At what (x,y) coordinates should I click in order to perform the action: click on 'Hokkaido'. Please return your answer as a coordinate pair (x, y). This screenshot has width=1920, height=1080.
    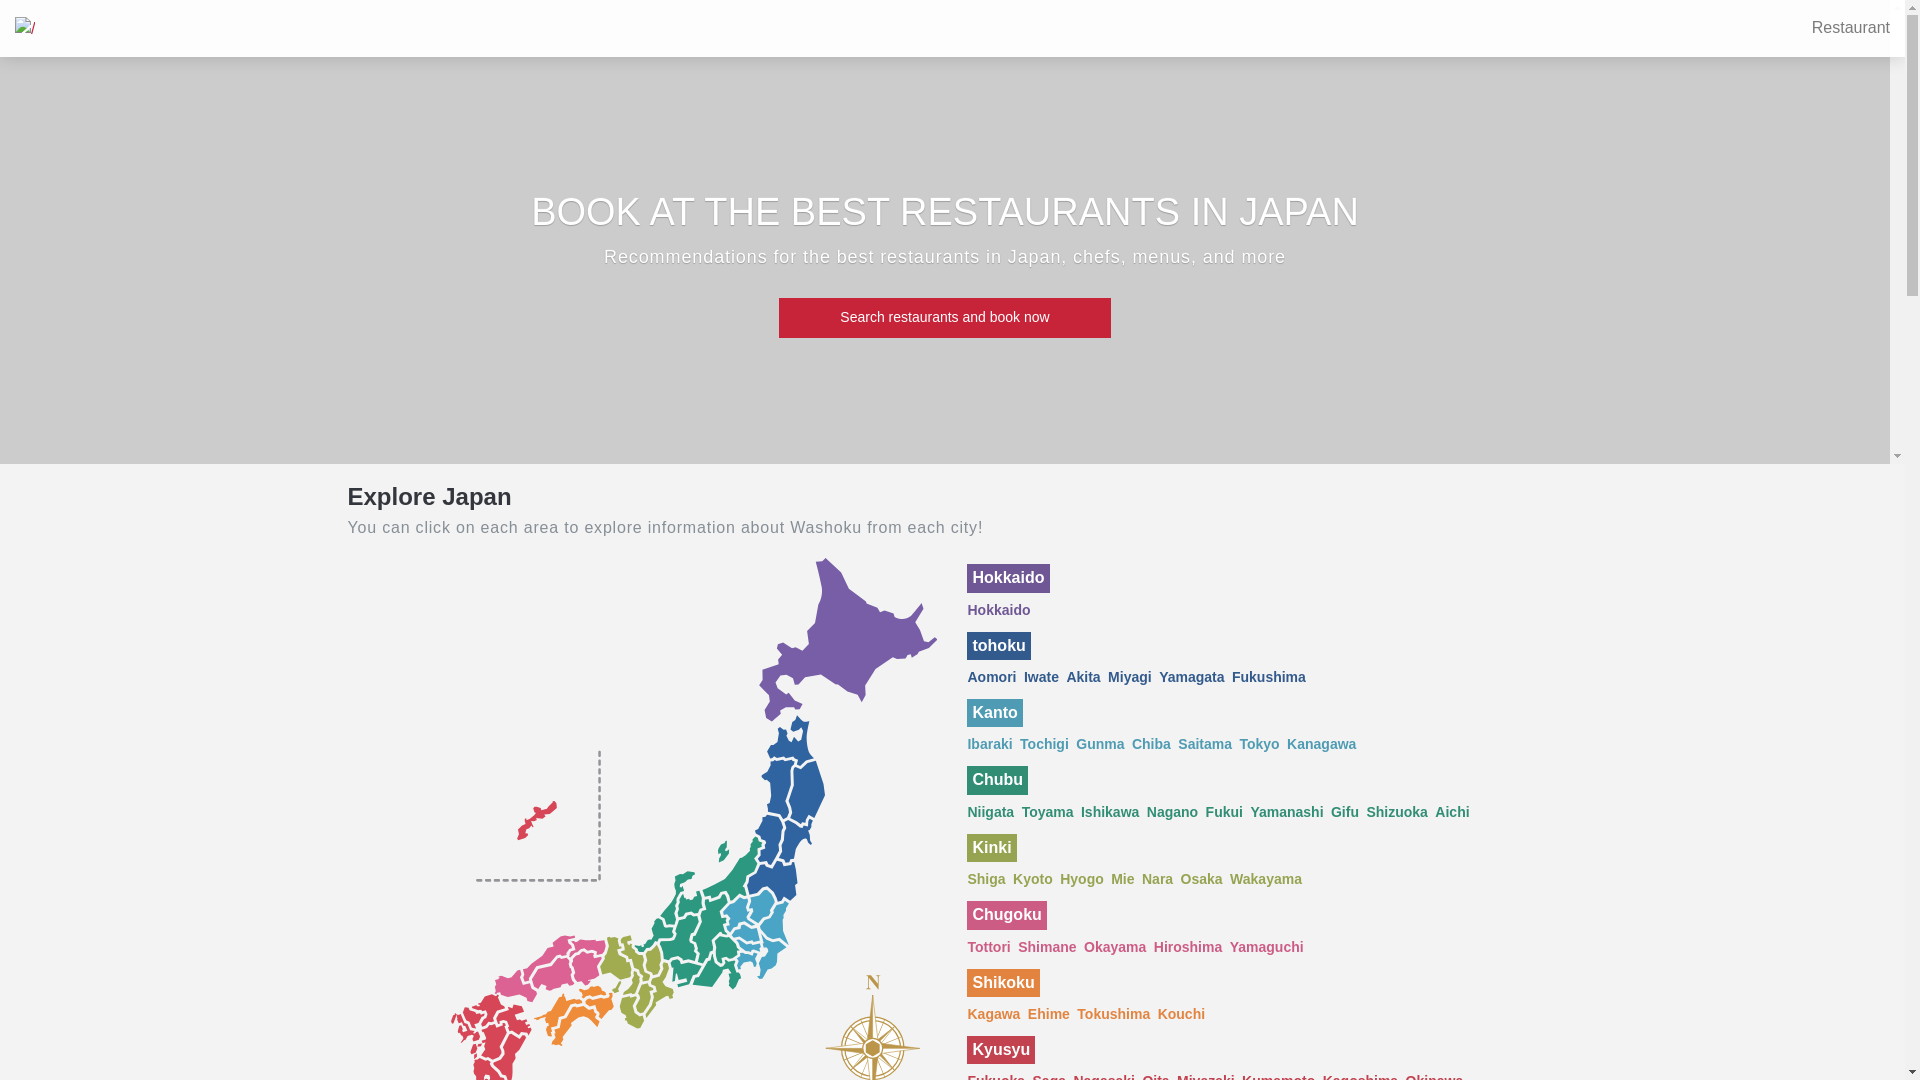
    Looking at the image, I should click on (998, 609).